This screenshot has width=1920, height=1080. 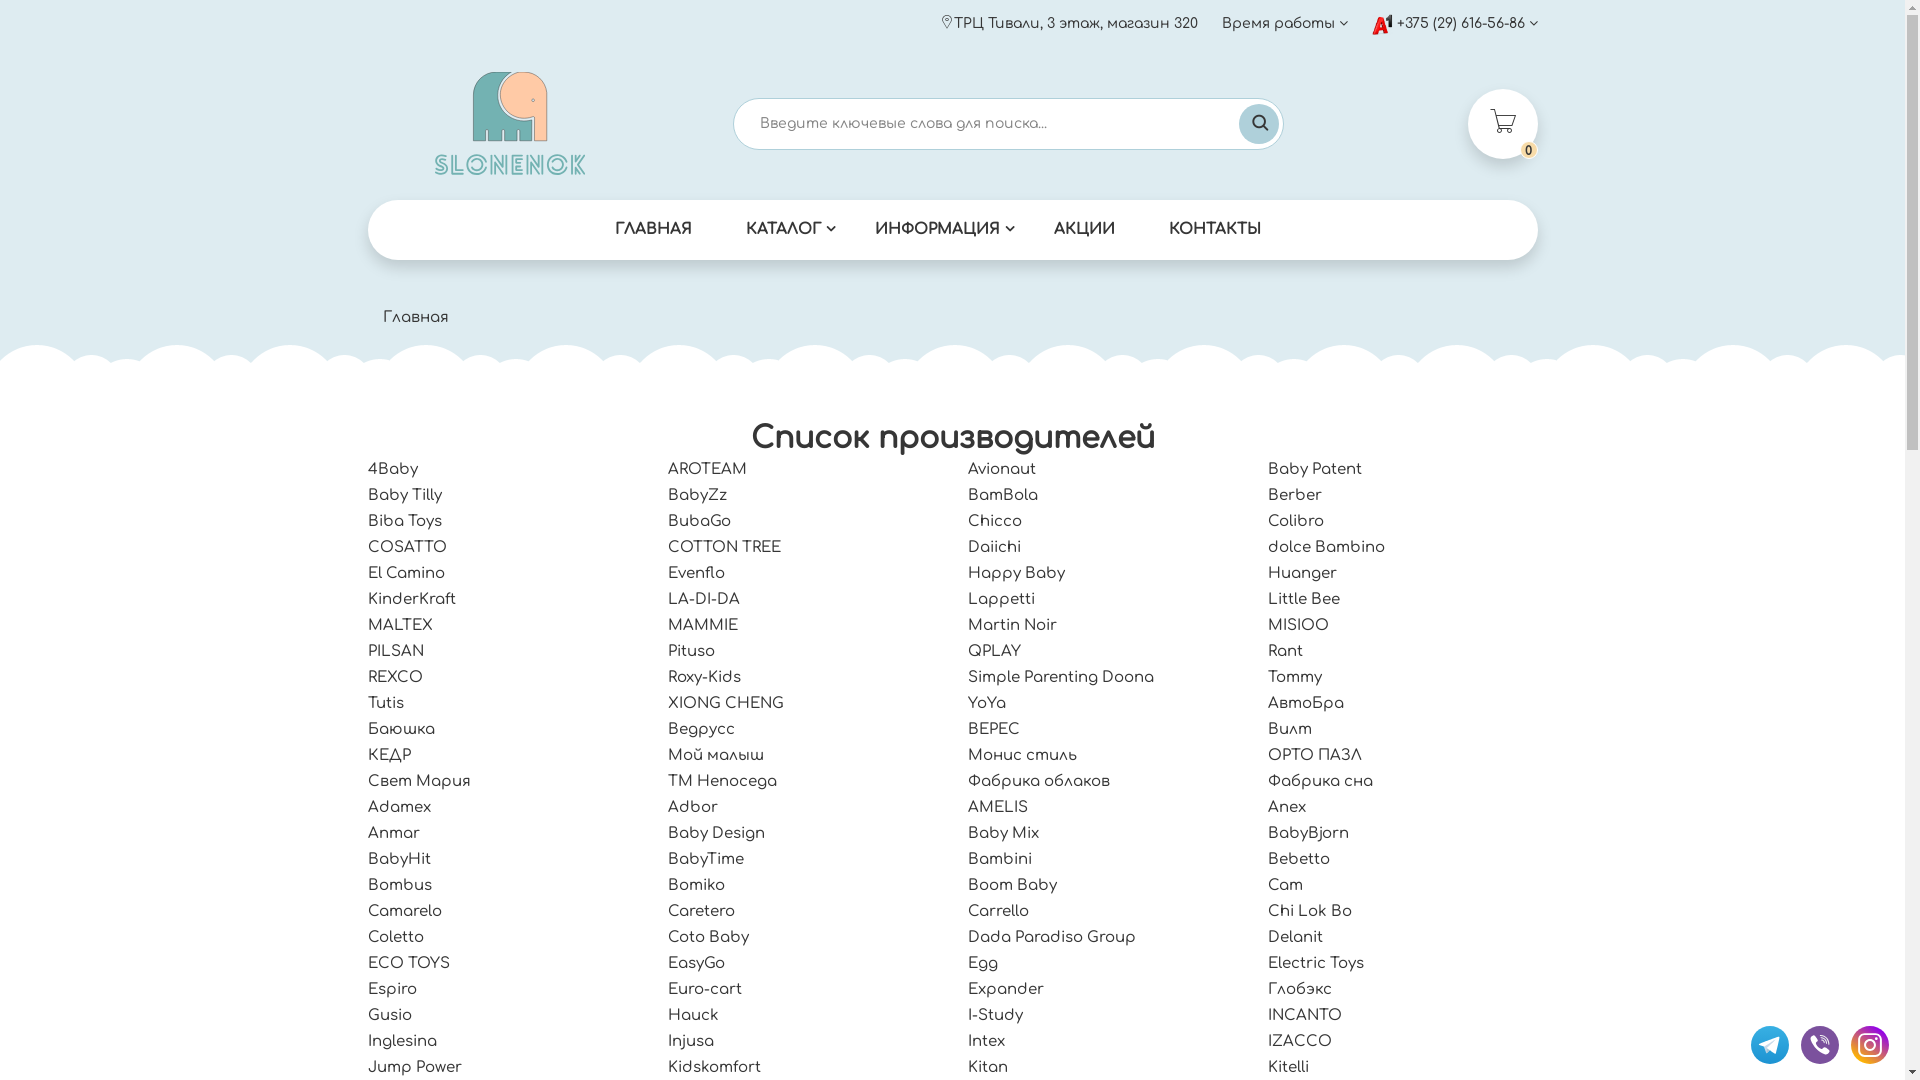 I want to click on '4Baby', so click(x=393, y=469).